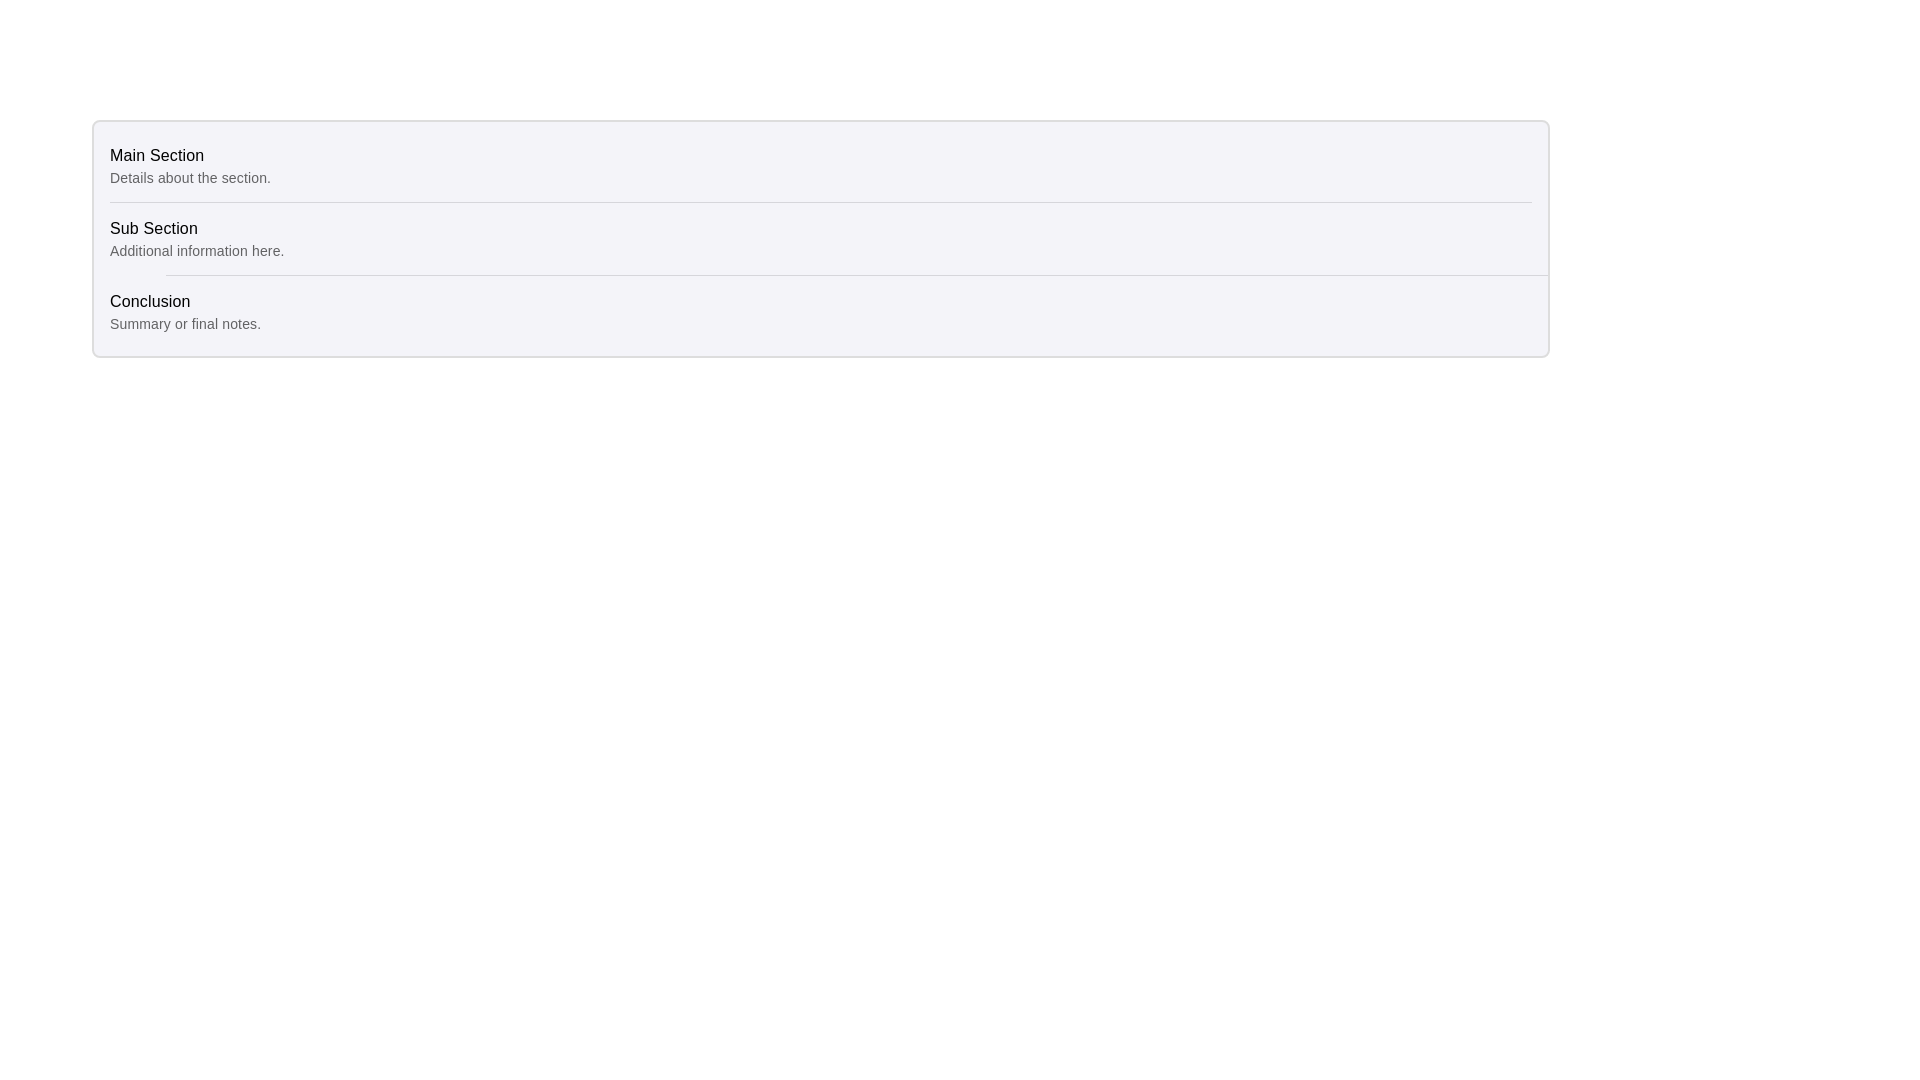 The image size is (1920, 1080). Describe the element at coordinates (820, 238) in the screenshot. I see `the second list item displaying the title 'Sub Section' and the description 'Additional information here', which is positioned between the 'Main Section' and 'Conclusion' items` at that location.